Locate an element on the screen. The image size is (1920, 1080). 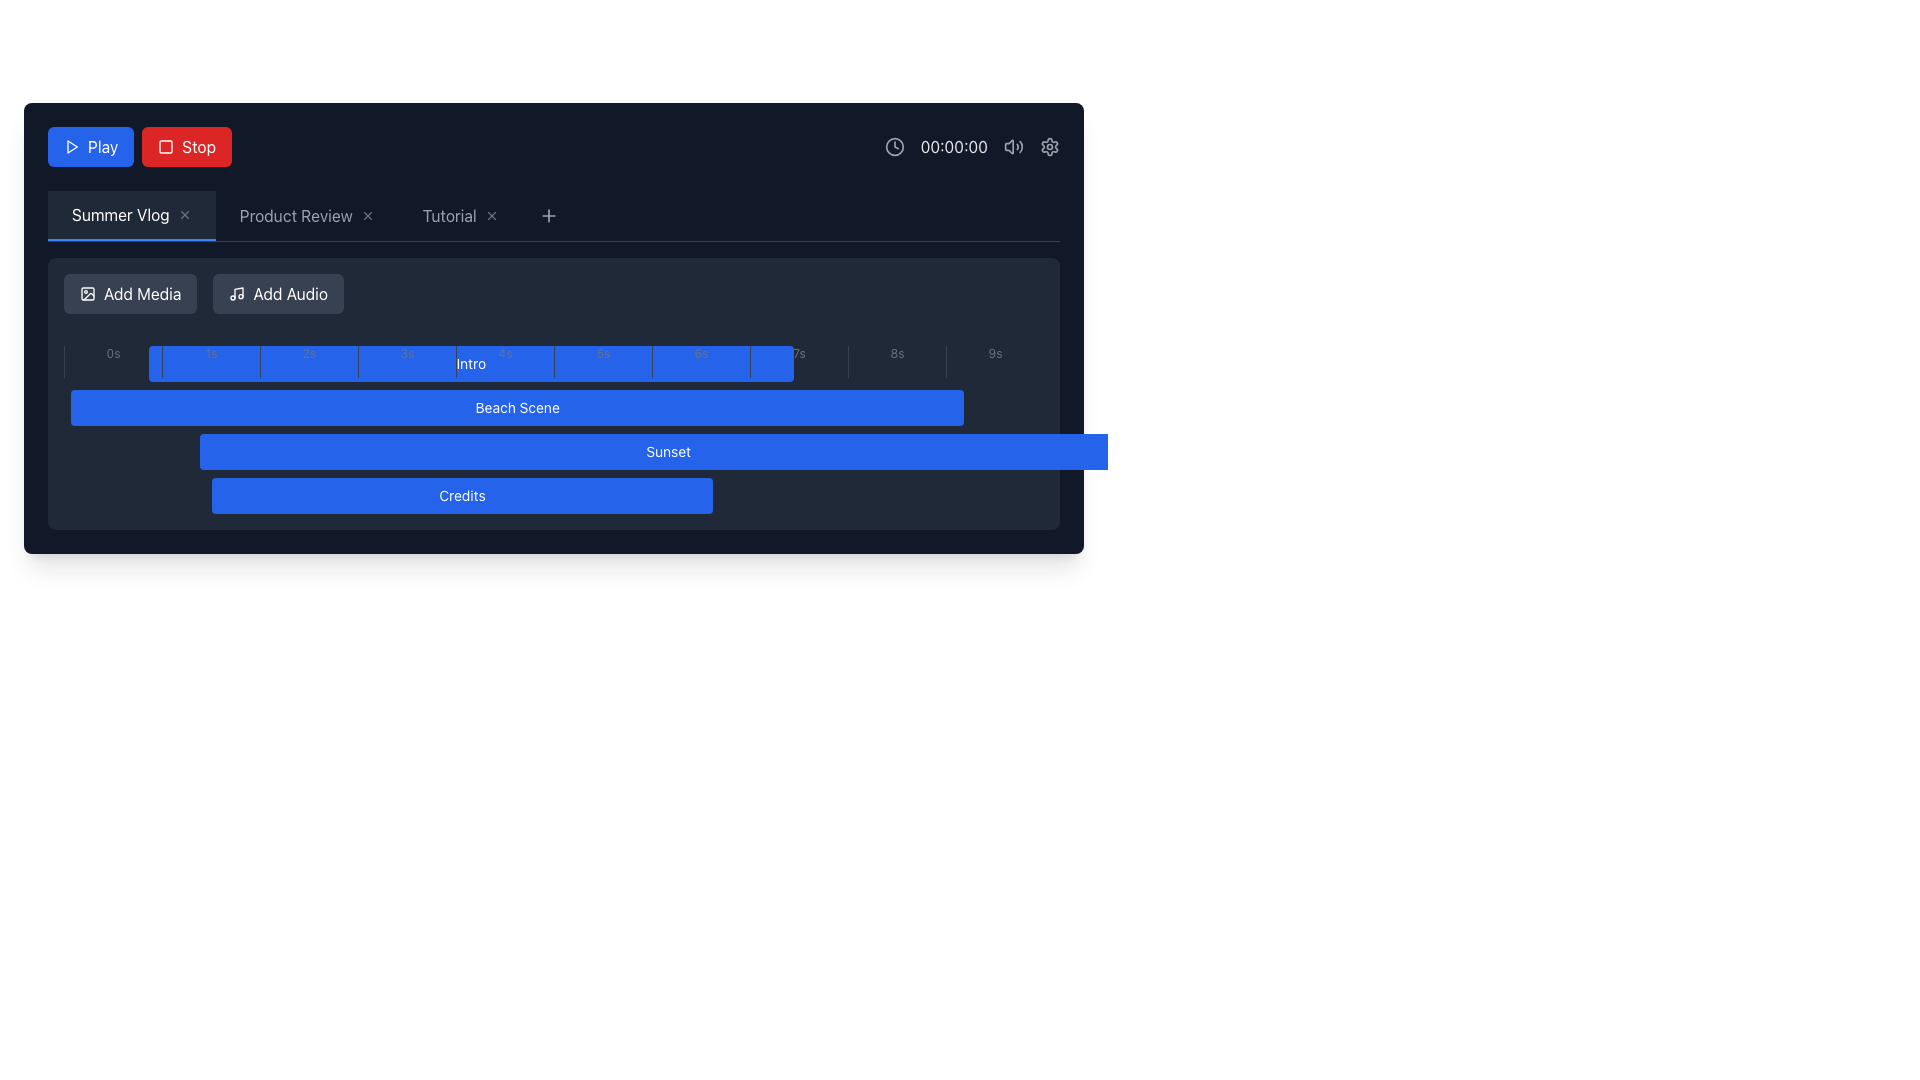
the 'X' button located at the right end of the 'Product Review' tab is located at coordinates (367, 216).